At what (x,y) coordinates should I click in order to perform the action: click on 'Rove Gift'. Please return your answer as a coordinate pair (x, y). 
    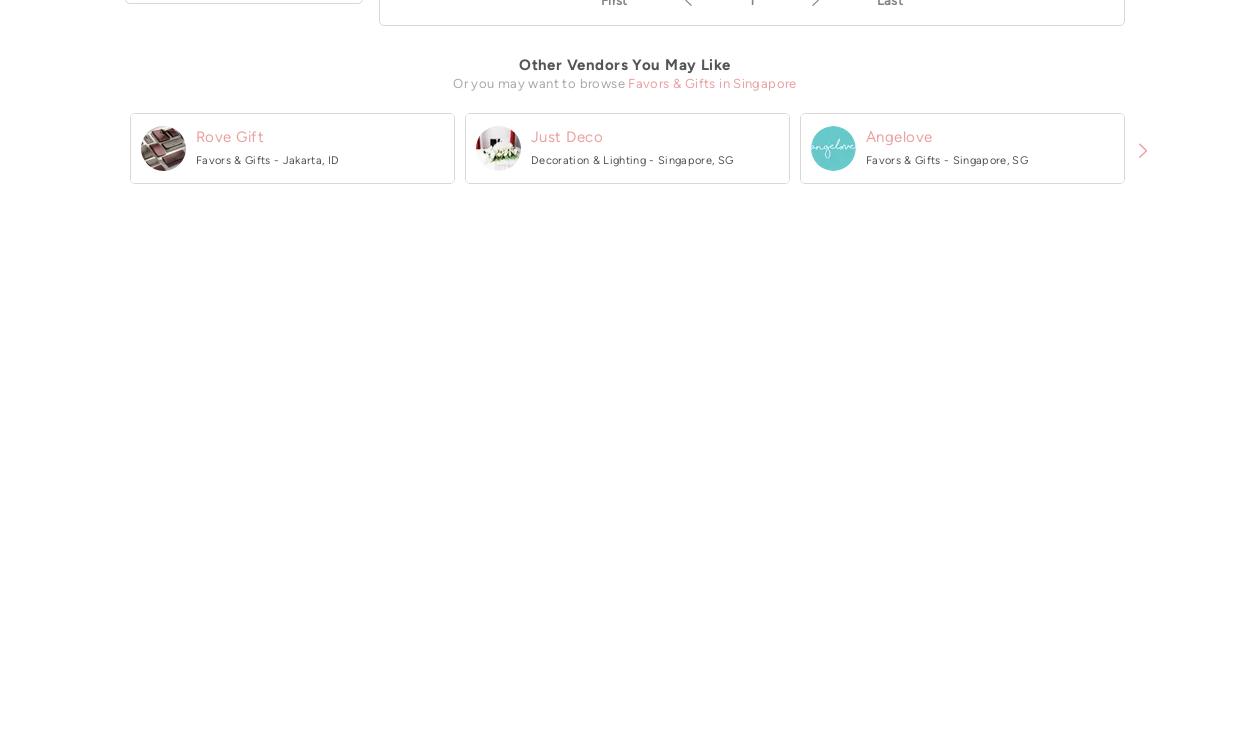
    Looking at the image, I should click on (195, 135).